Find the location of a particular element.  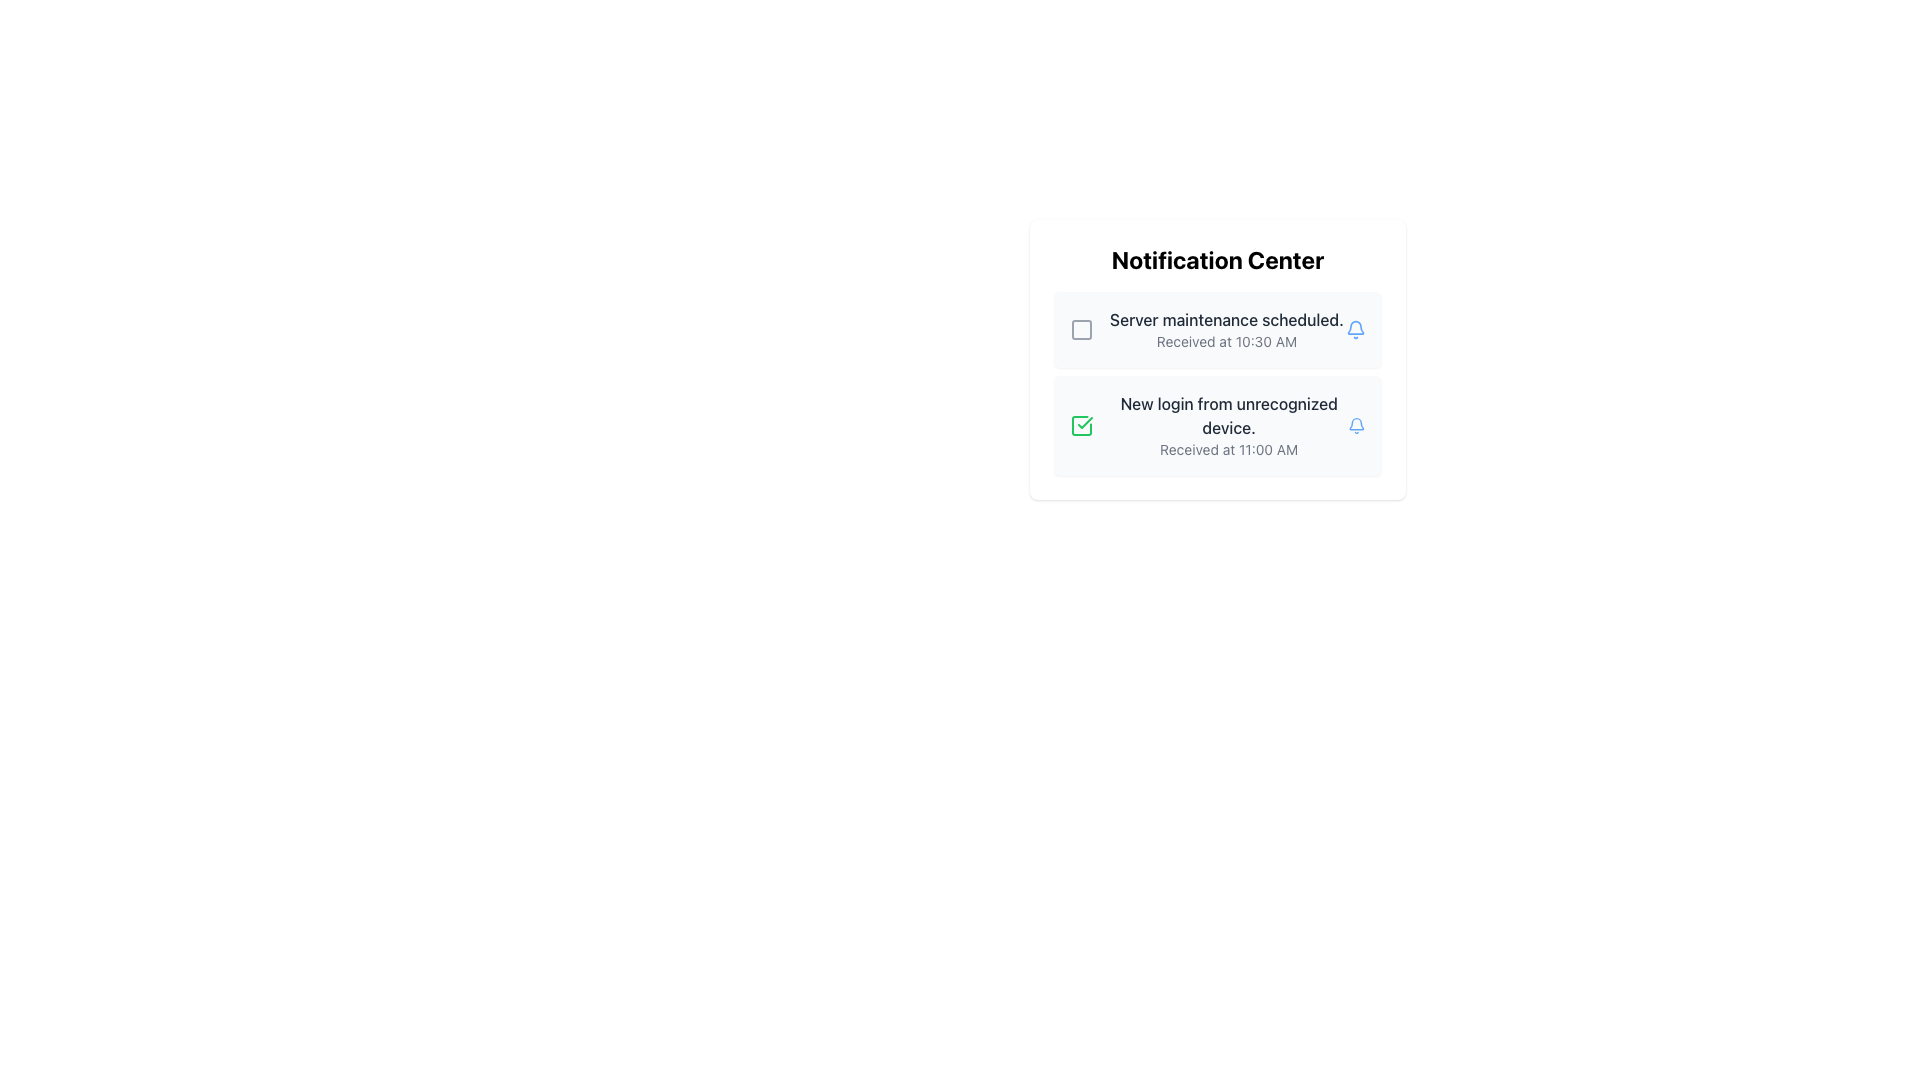

the checkbox is located at coordinates (1080, 424).